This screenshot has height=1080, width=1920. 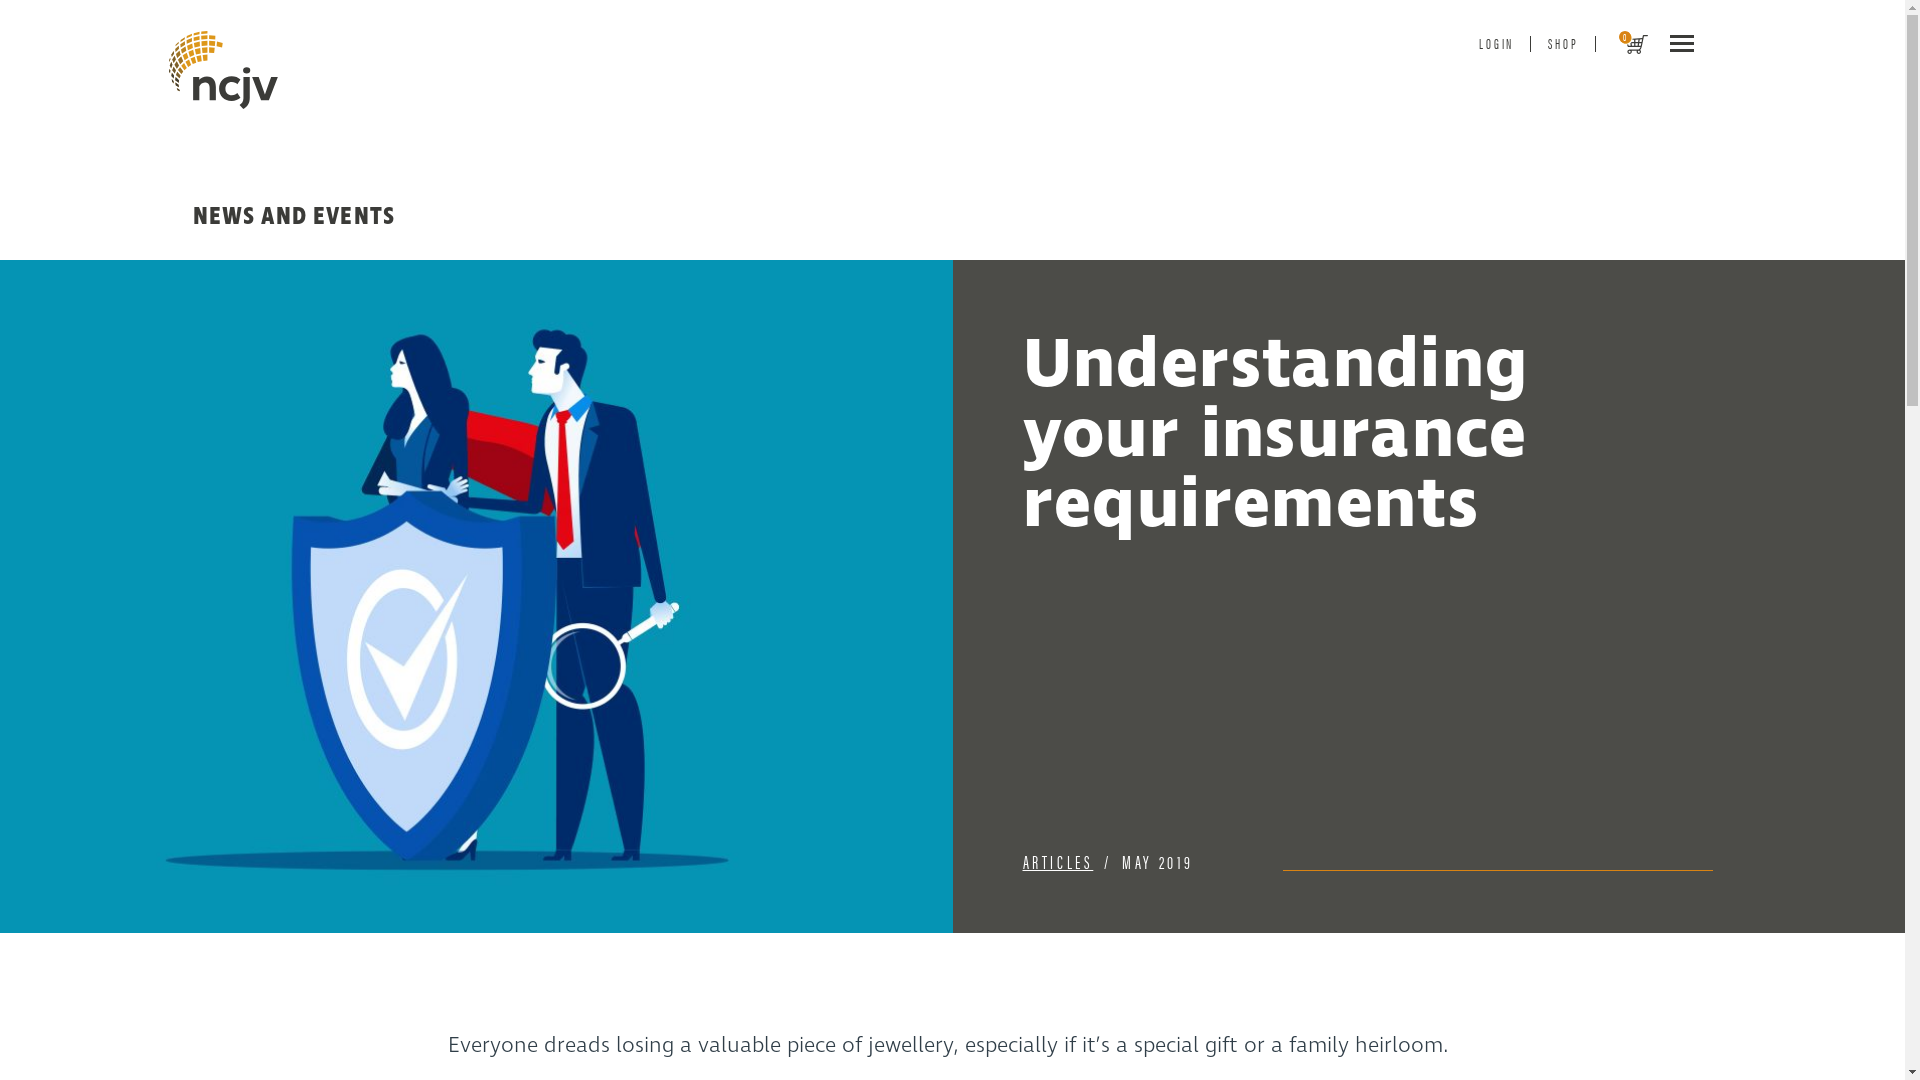 I want to click on 'SHOP', so click(x=1530, y=42).